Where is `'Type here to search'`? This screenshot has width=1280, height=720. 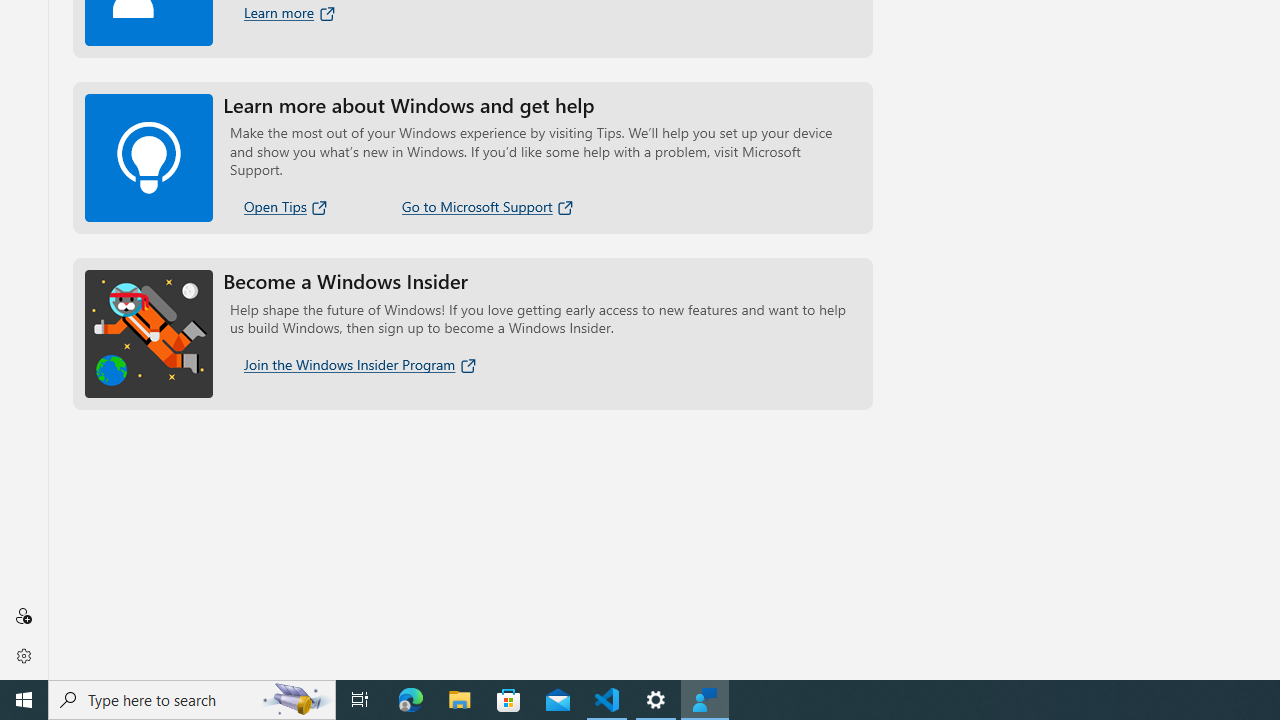 'Type here to search' is located at coordinates (192, 698).